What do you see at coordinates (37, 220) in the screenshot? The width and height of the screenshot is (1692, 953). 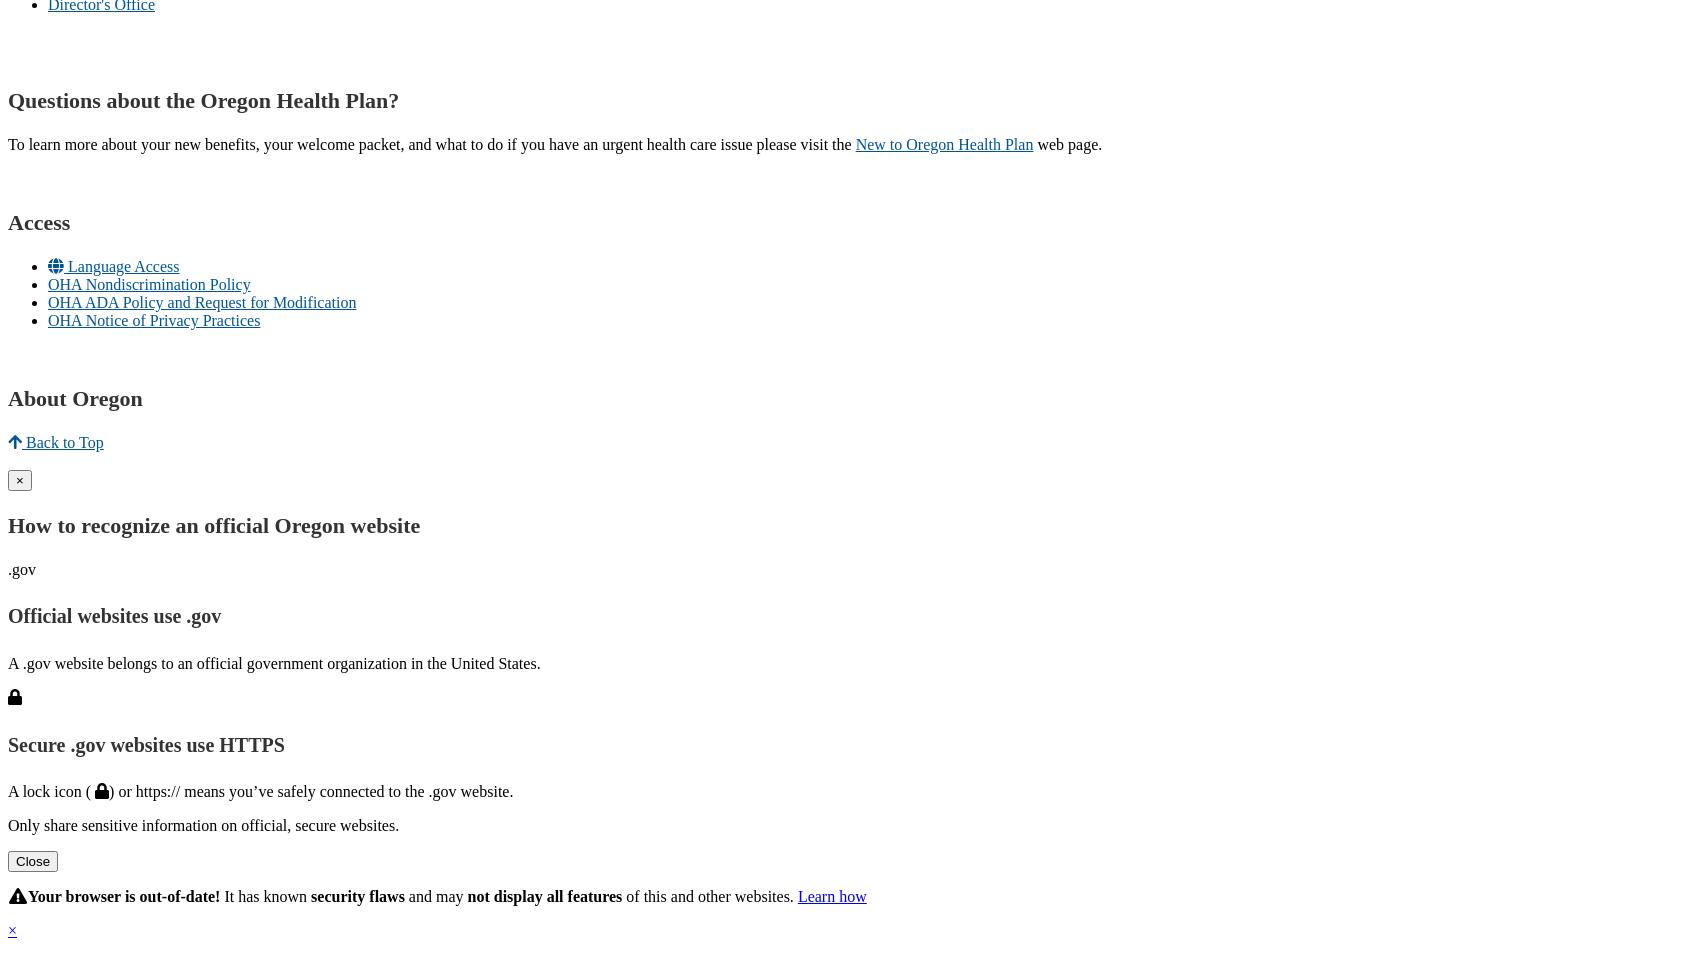 I see `'Access'` at bounding box center [37, 220].